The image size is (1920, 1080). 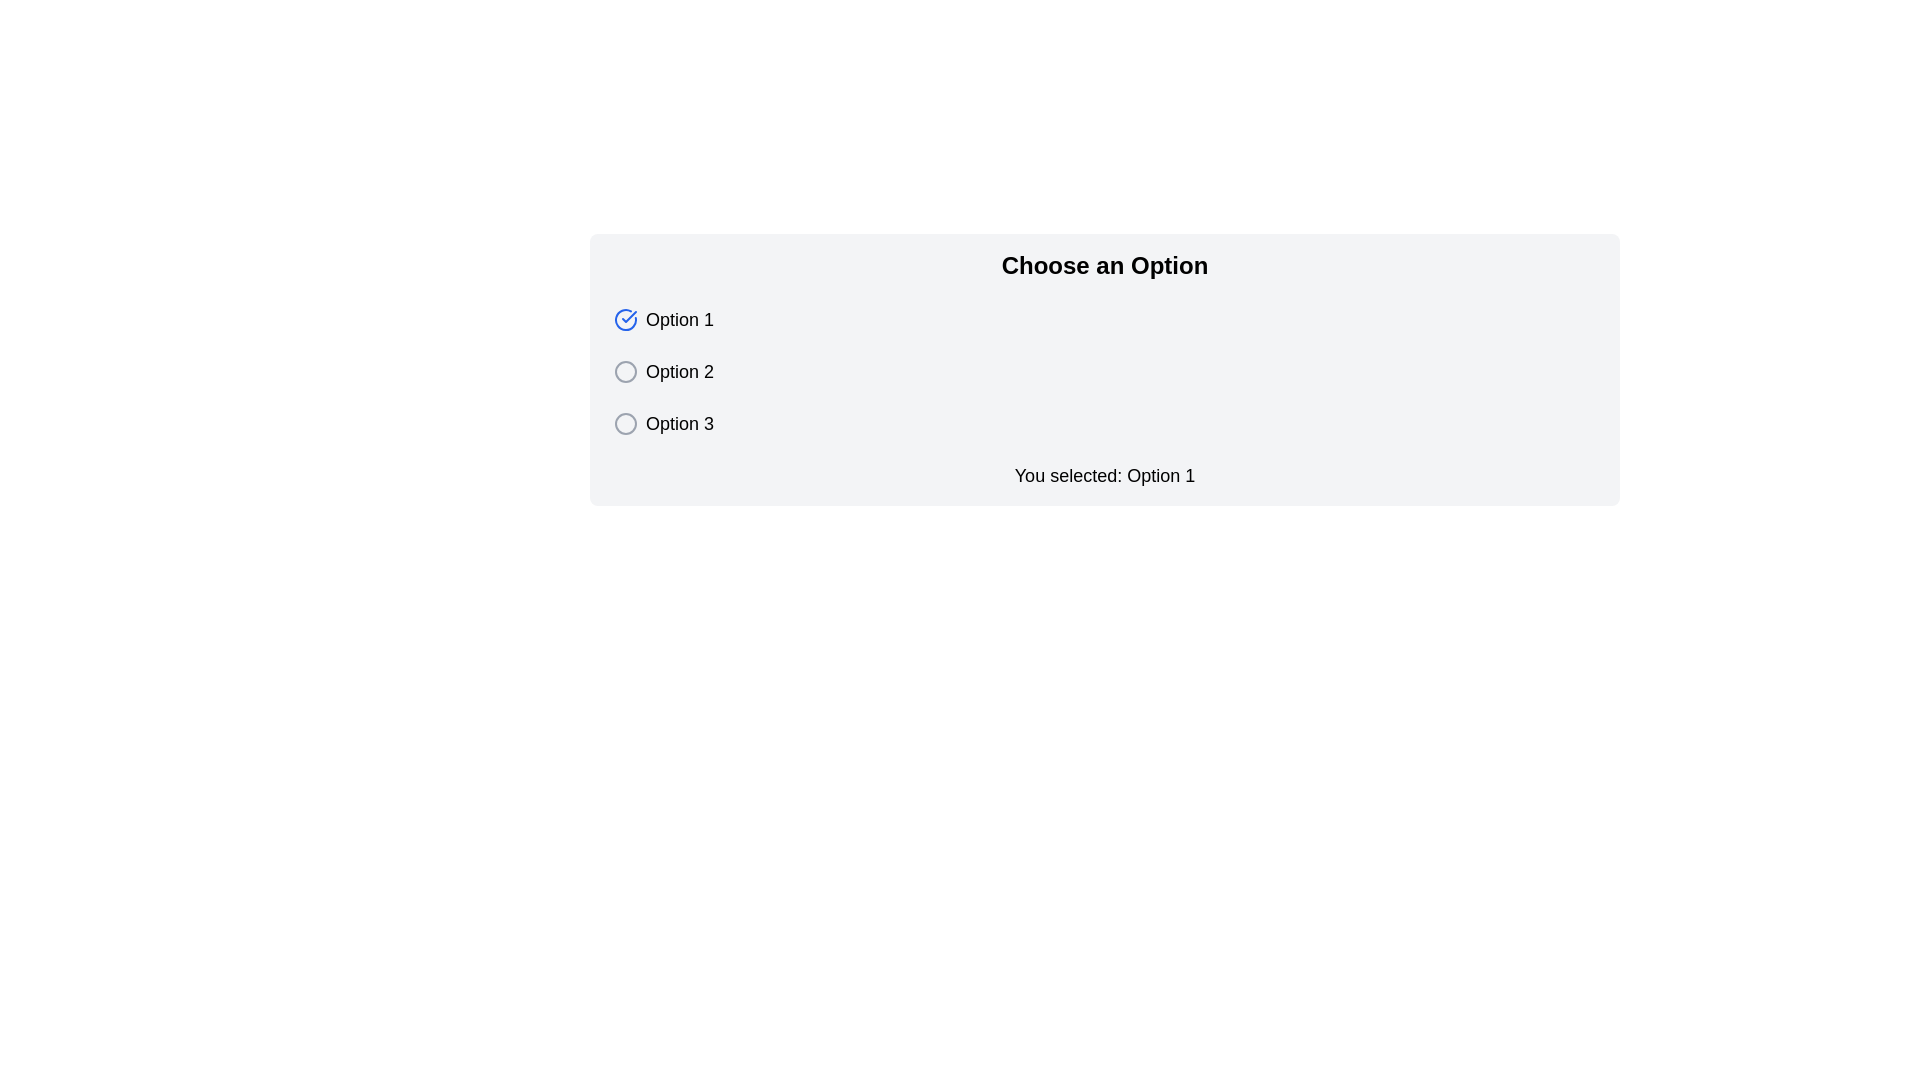 I want to click on the first selectable option's text label, which is located to the right of the checkbox indicator in the vertical list, so click(x=680, y=319).